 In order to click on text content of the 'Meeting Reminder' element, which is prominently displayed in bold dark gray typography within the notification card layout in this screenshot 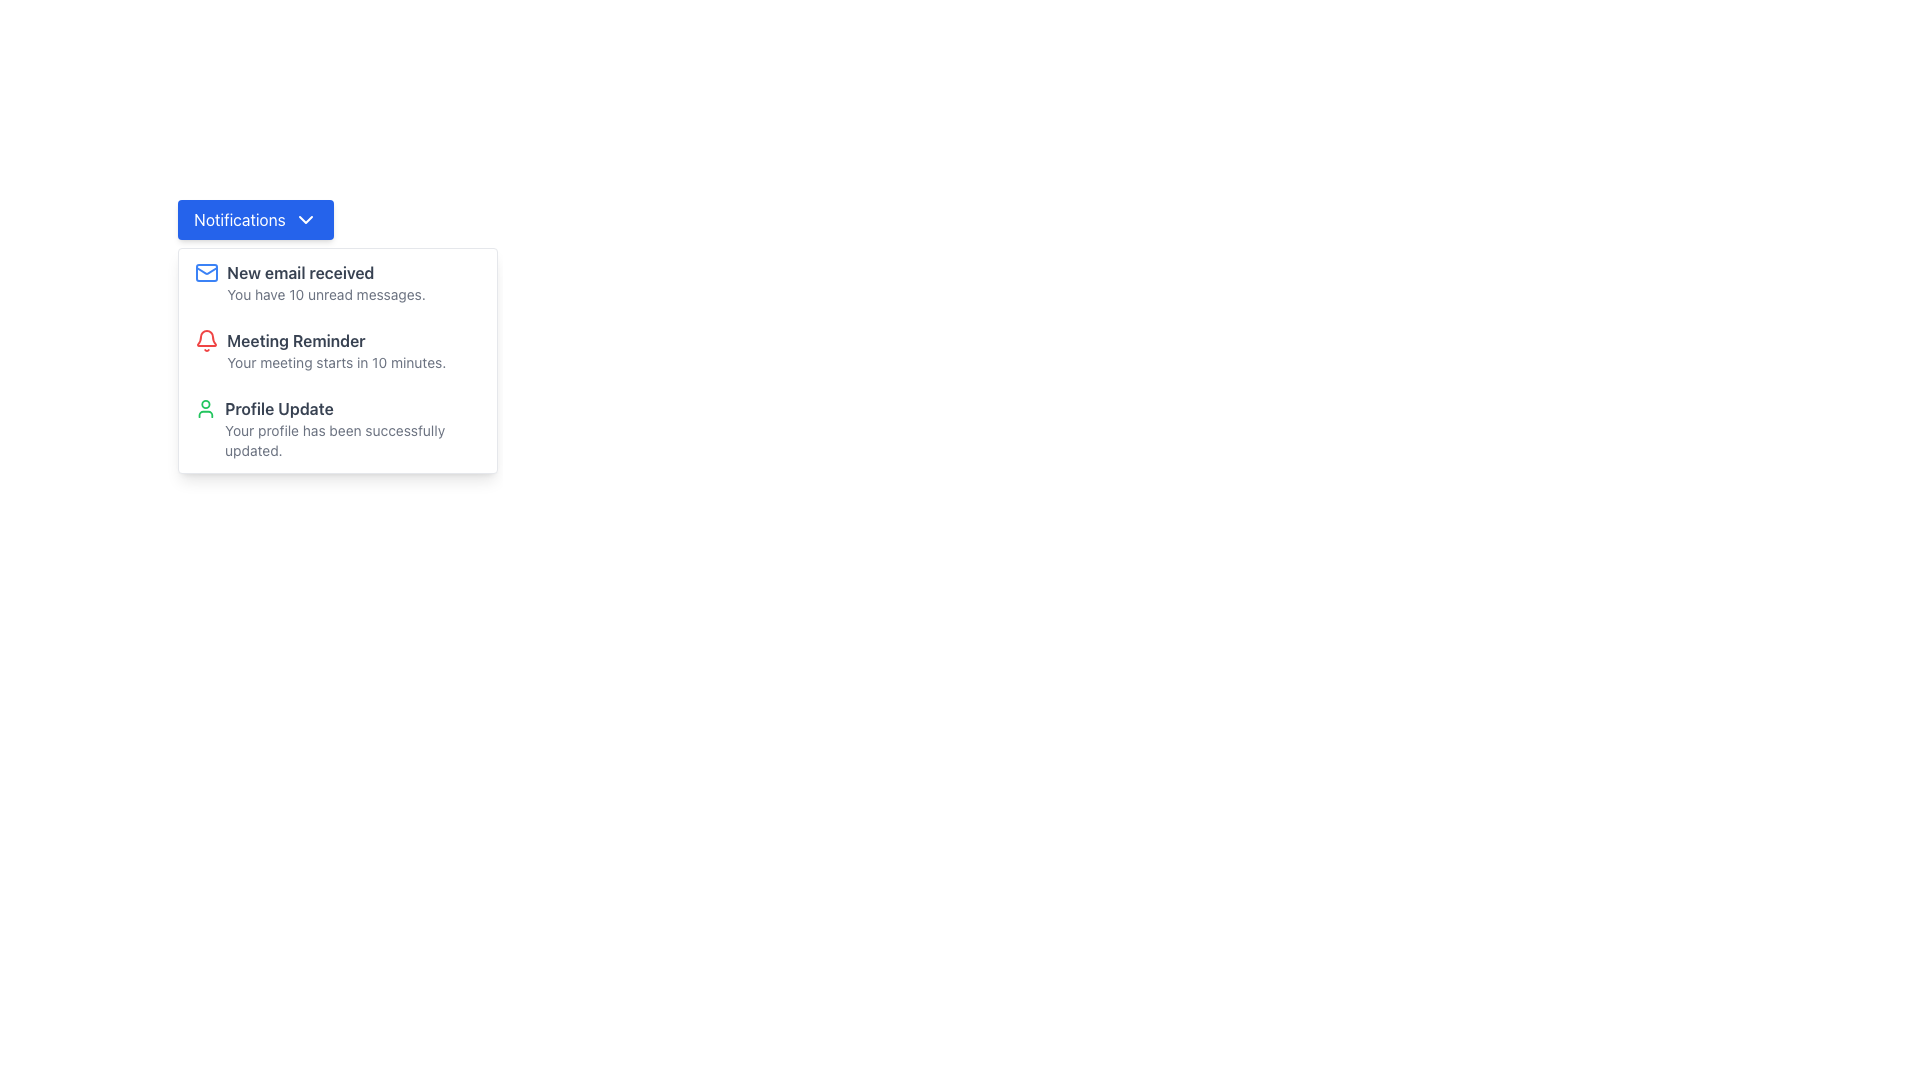, I will do `click(336, 339)`.